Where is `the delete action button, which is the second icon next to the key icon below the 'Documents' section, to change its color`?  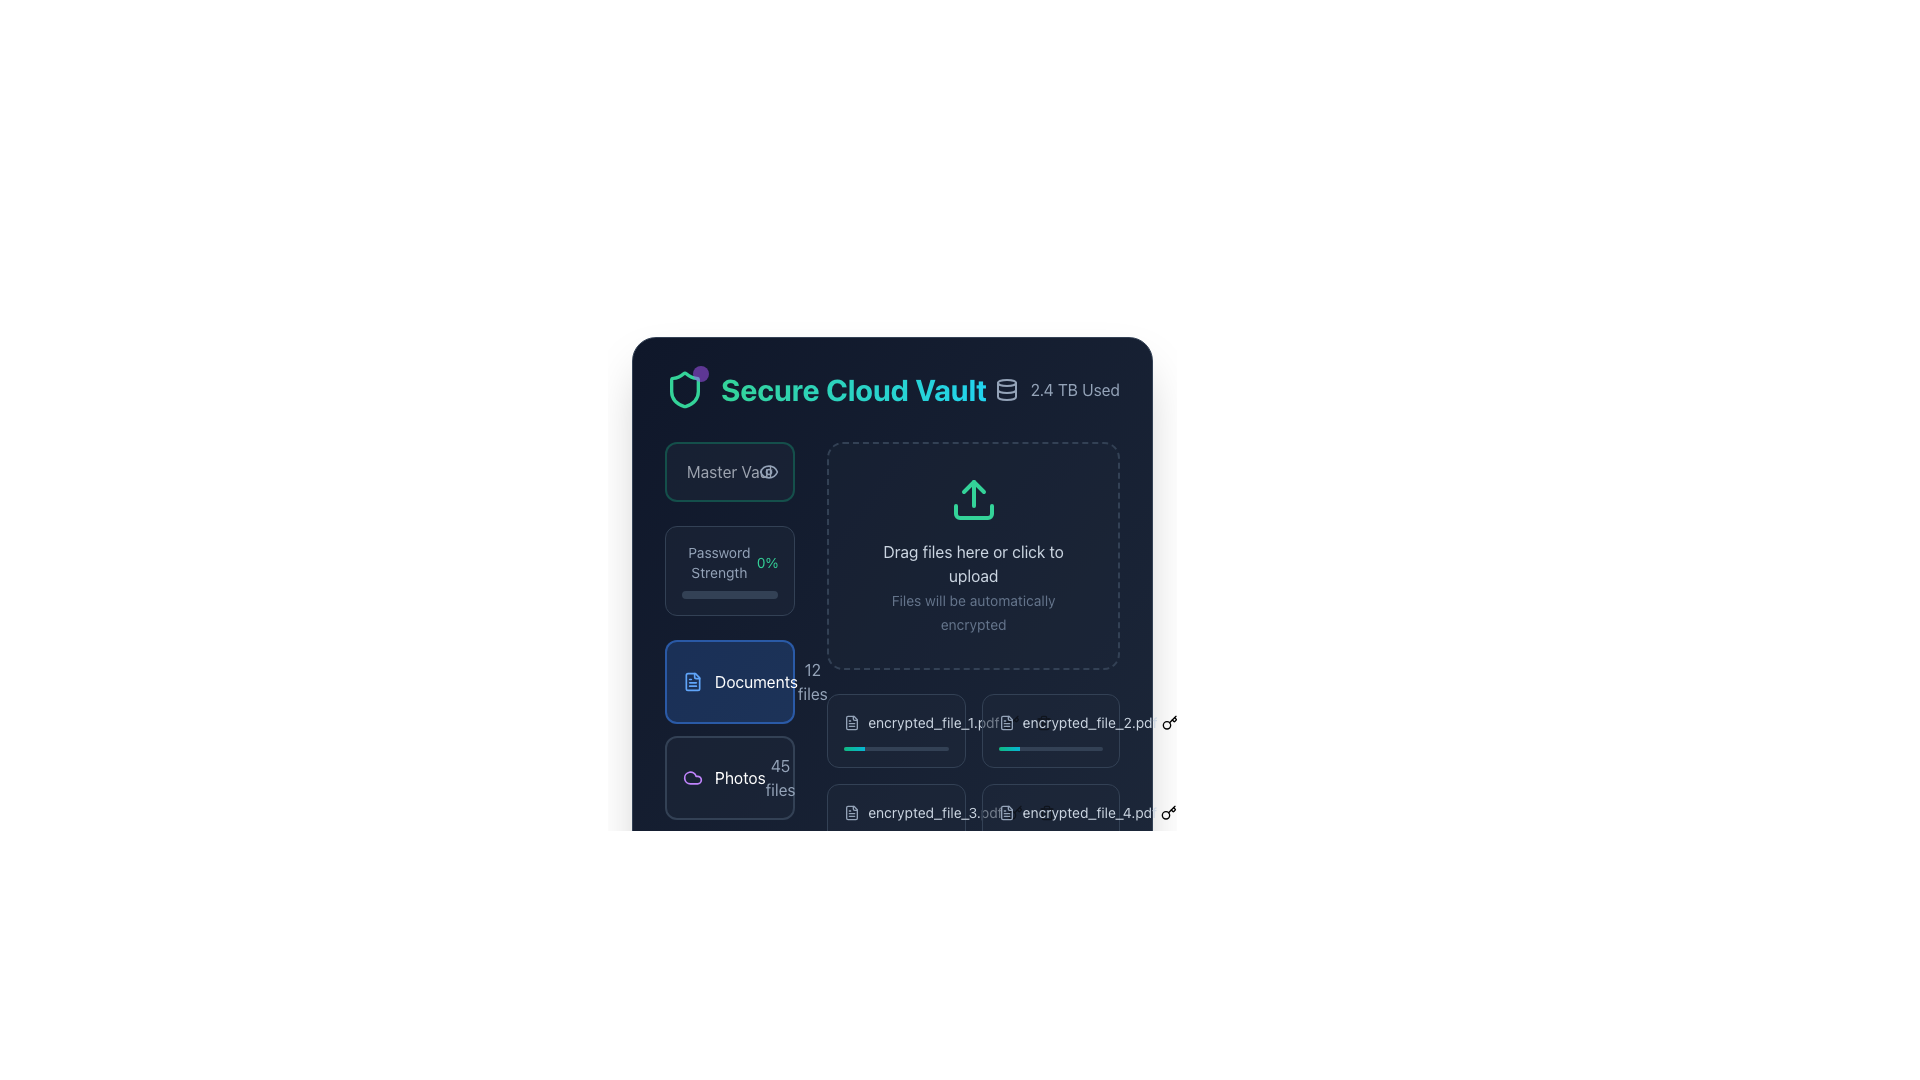 the delete action button, which is the second icon next to the key icon below the 'Documents' section, to change its color is located at coordinates (1042, 722).